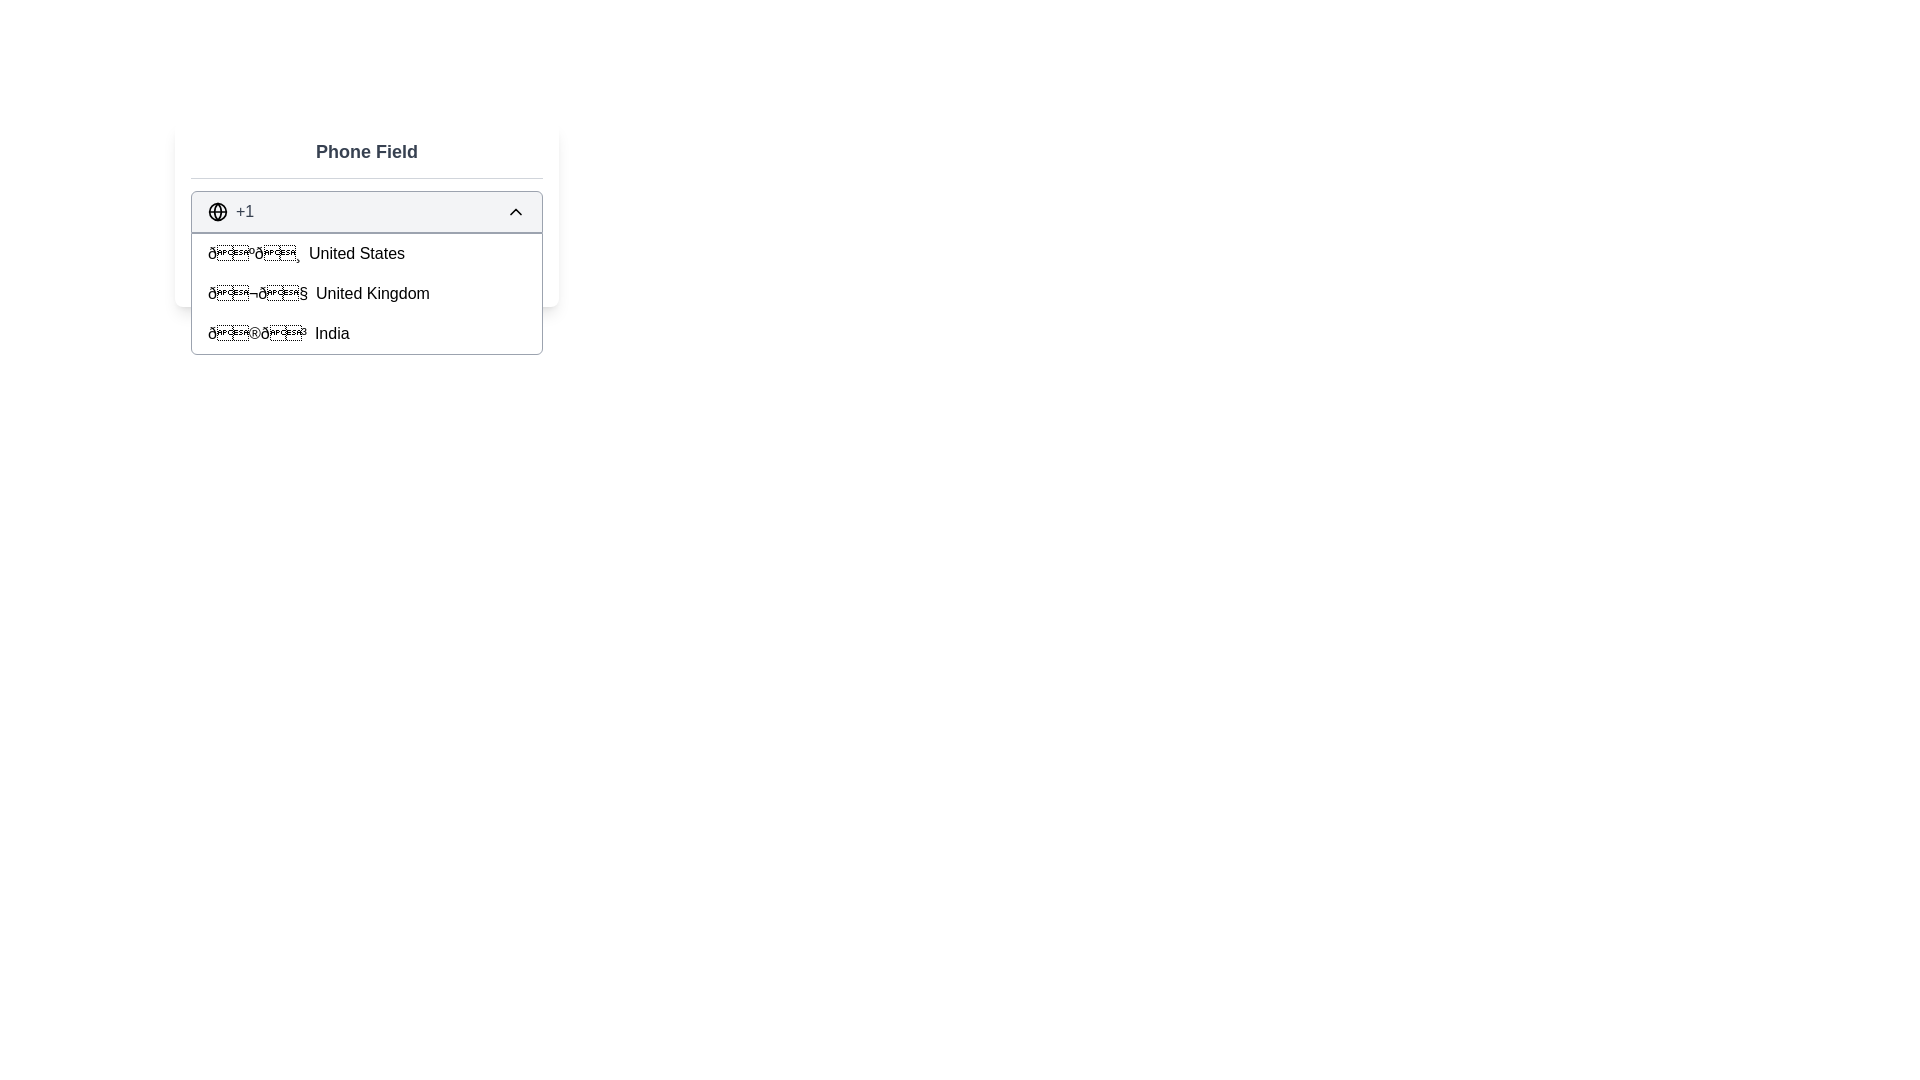 Image resolution: width=1920 pixels, height=1080 pixels. I want to click on the '+1' text label representing the country code for the United States within the dropdown menu below the 'Phone Field' header, so click(243, 212).